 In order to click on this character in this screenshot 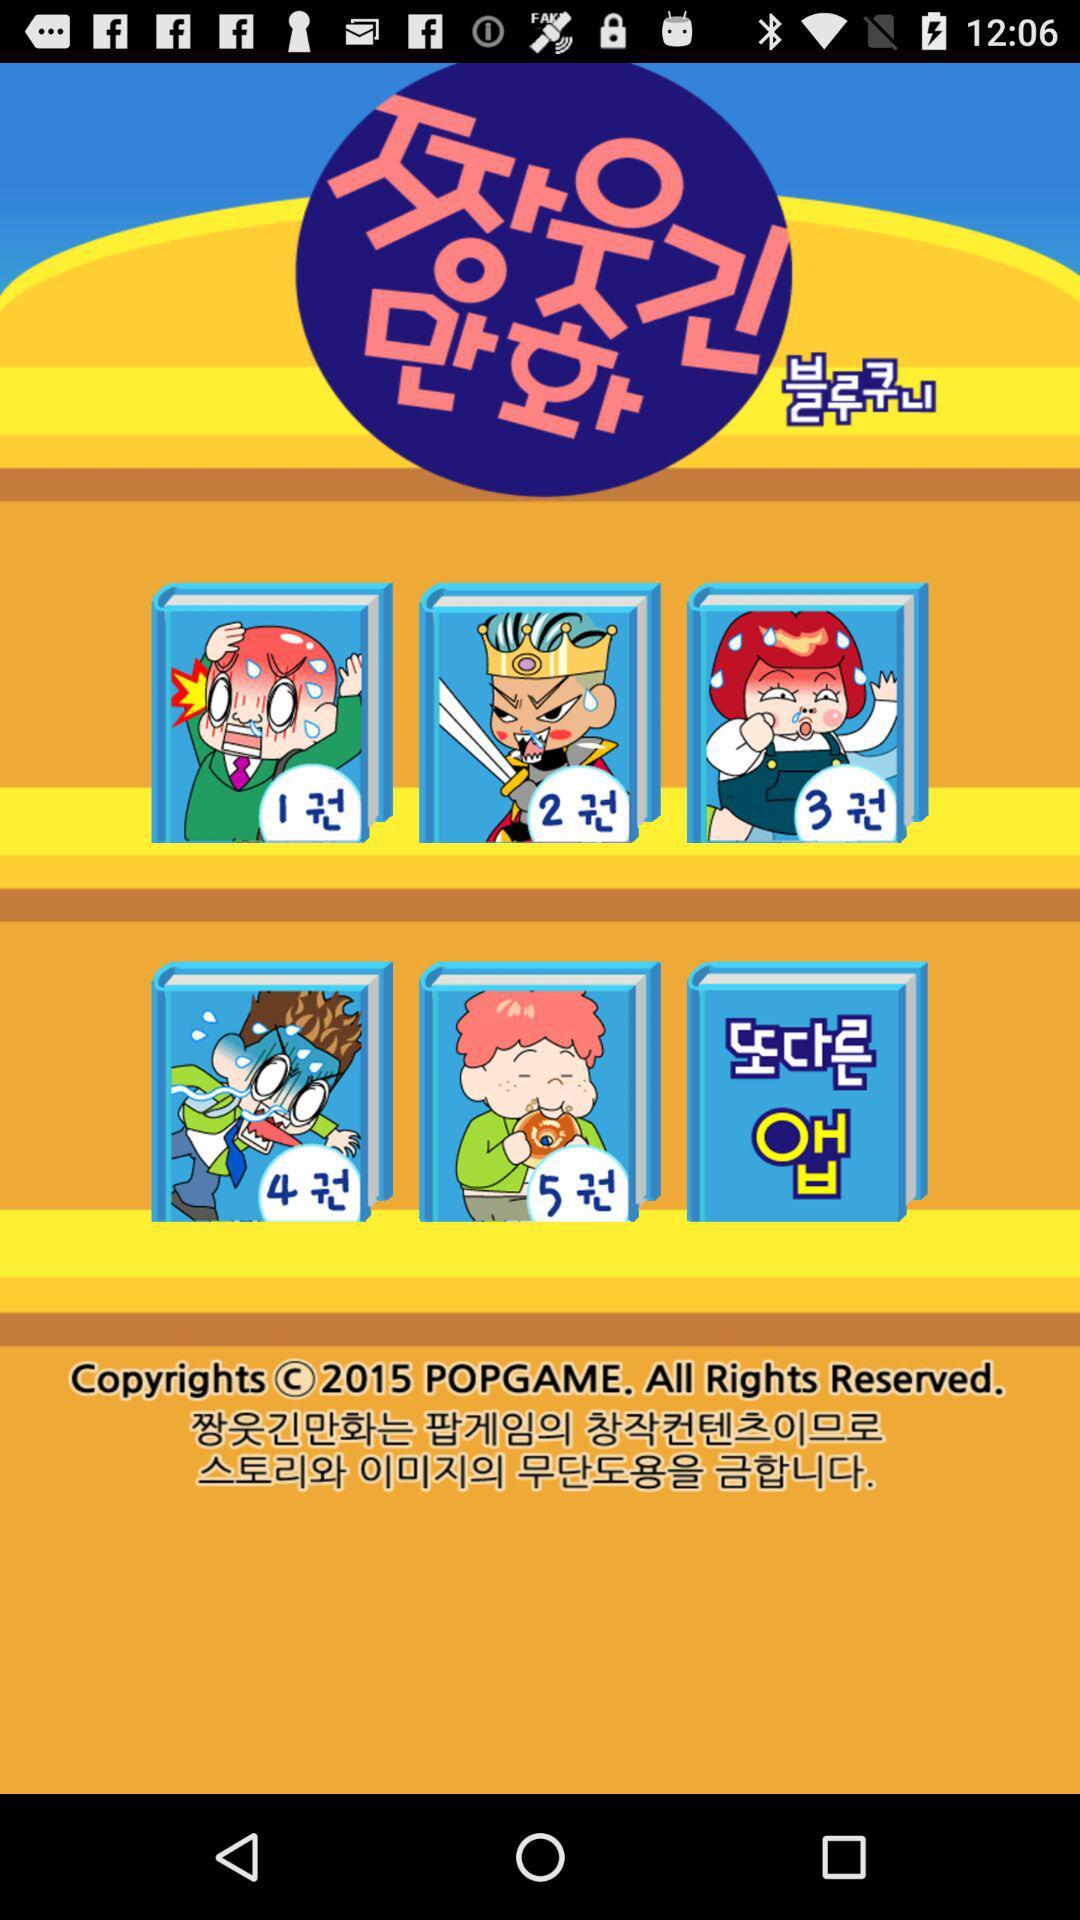, I will do `click(272, 1090)`.